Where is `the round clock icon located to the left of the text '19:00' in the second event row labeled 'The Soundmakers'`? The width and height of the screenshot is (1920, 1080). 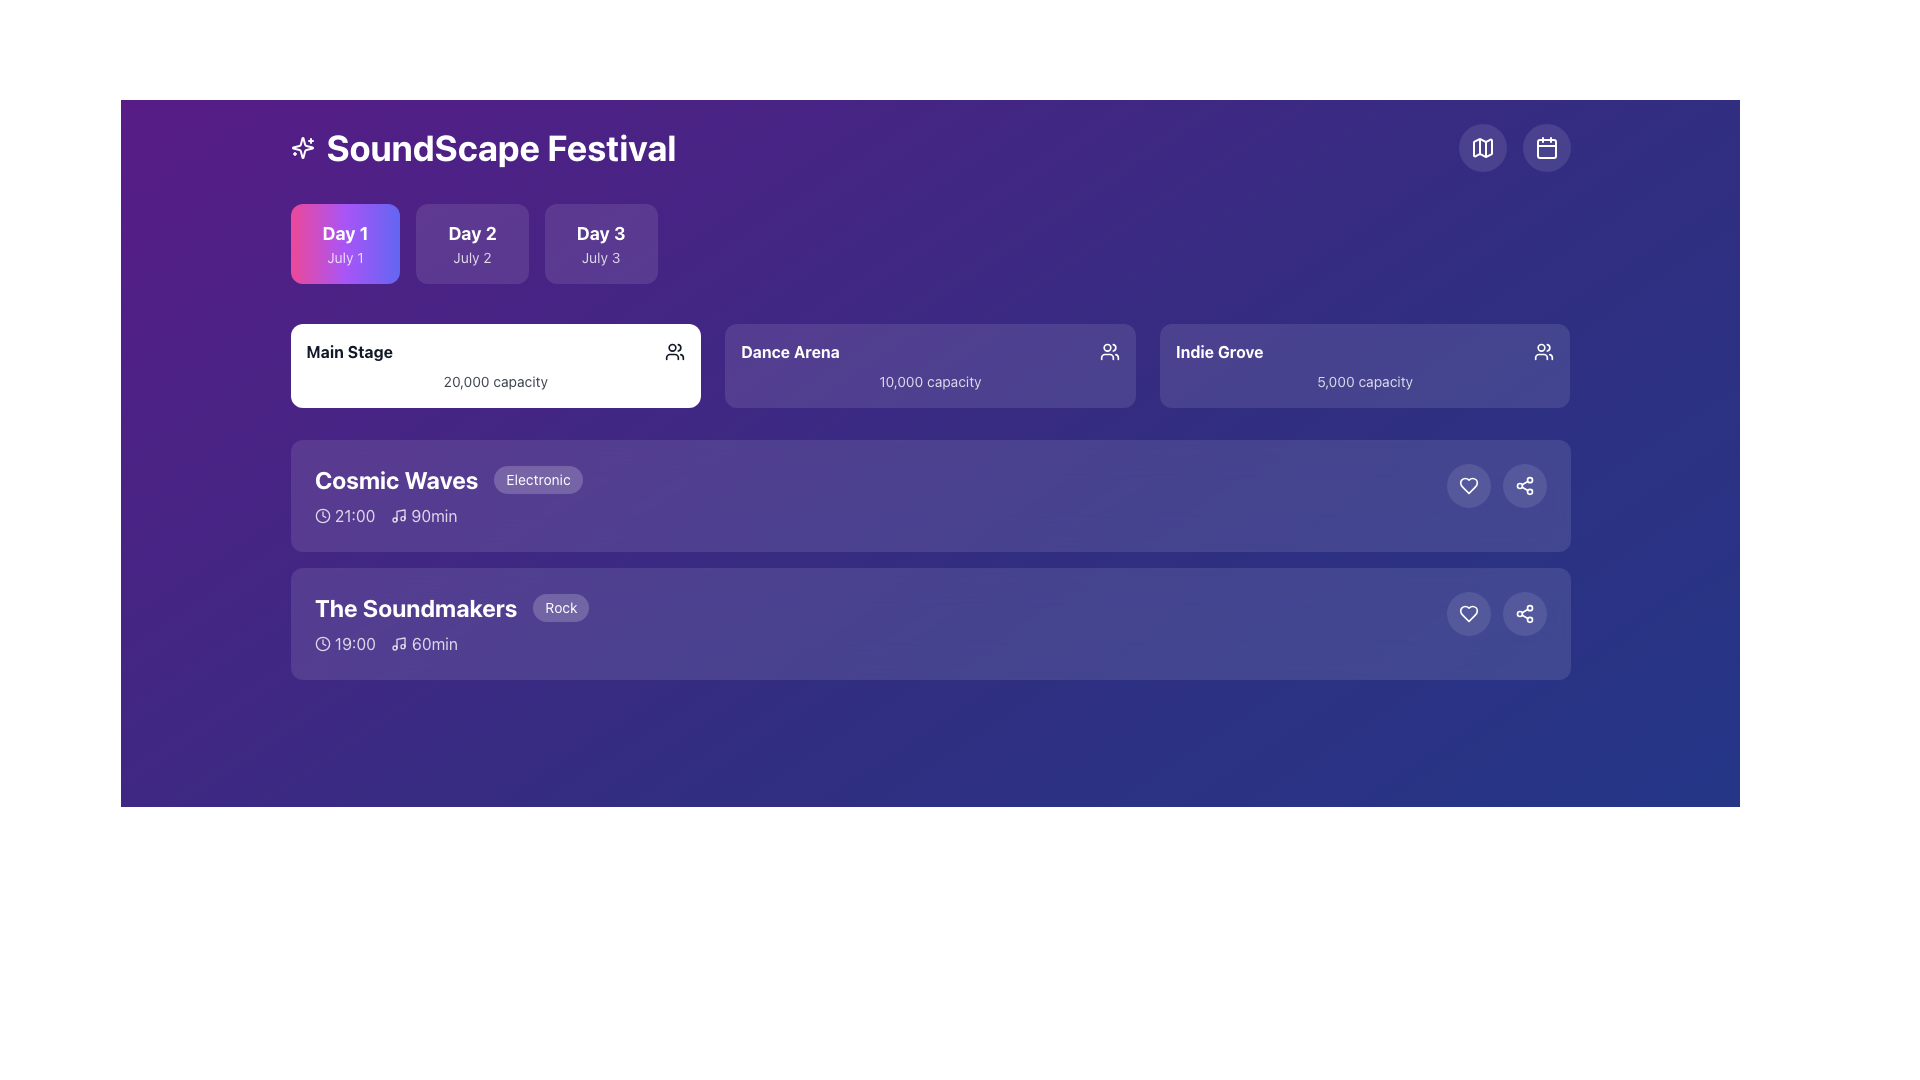
the round clock icon located to the left of the text '19:00' in the second event row labeled 'The Soundmakers' is located at coordinates (322, 644).